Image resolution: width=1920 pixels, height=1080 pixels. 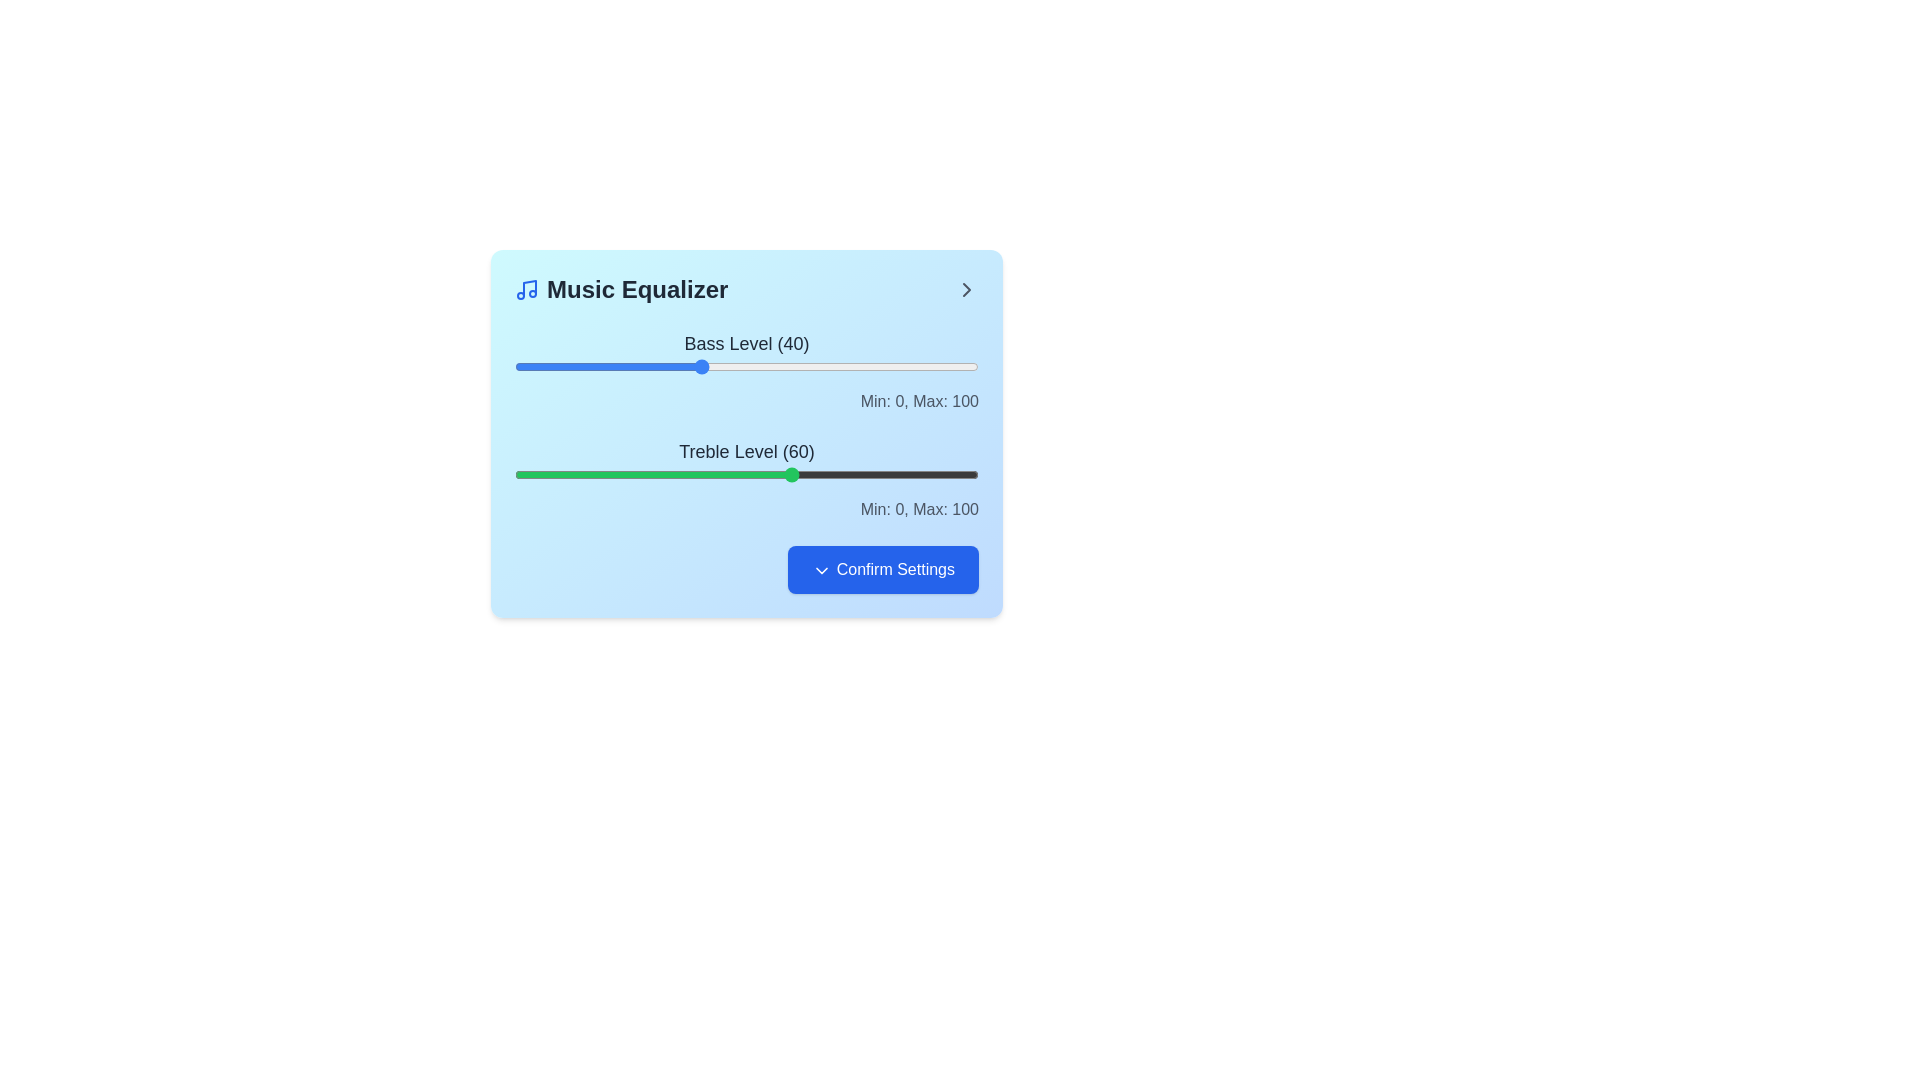 What do you see at coordinates (746, 366) in the screenshot?
I see `the slider handle of the Range input slider, which adjusts the bass level between 0 and 100` at bounding box center [746, 366].